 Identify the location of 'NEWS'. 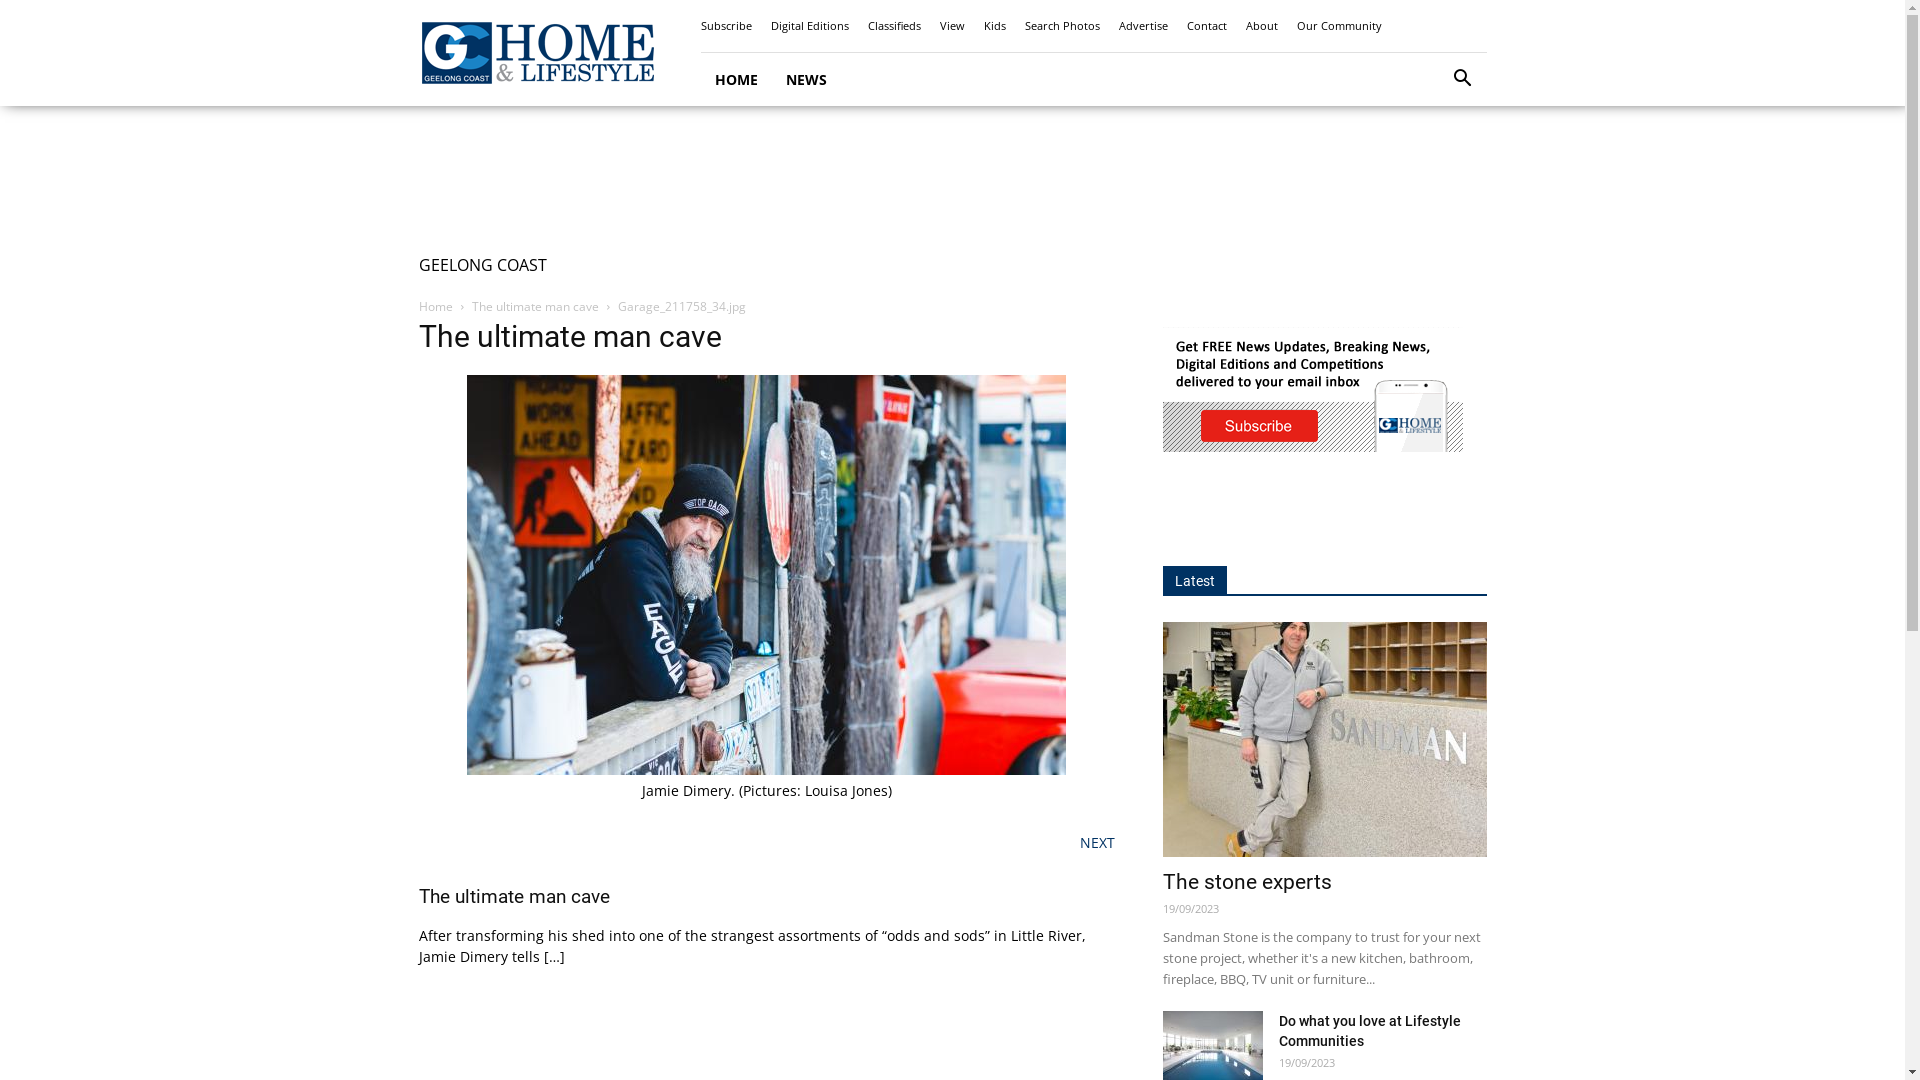
(806, 78).